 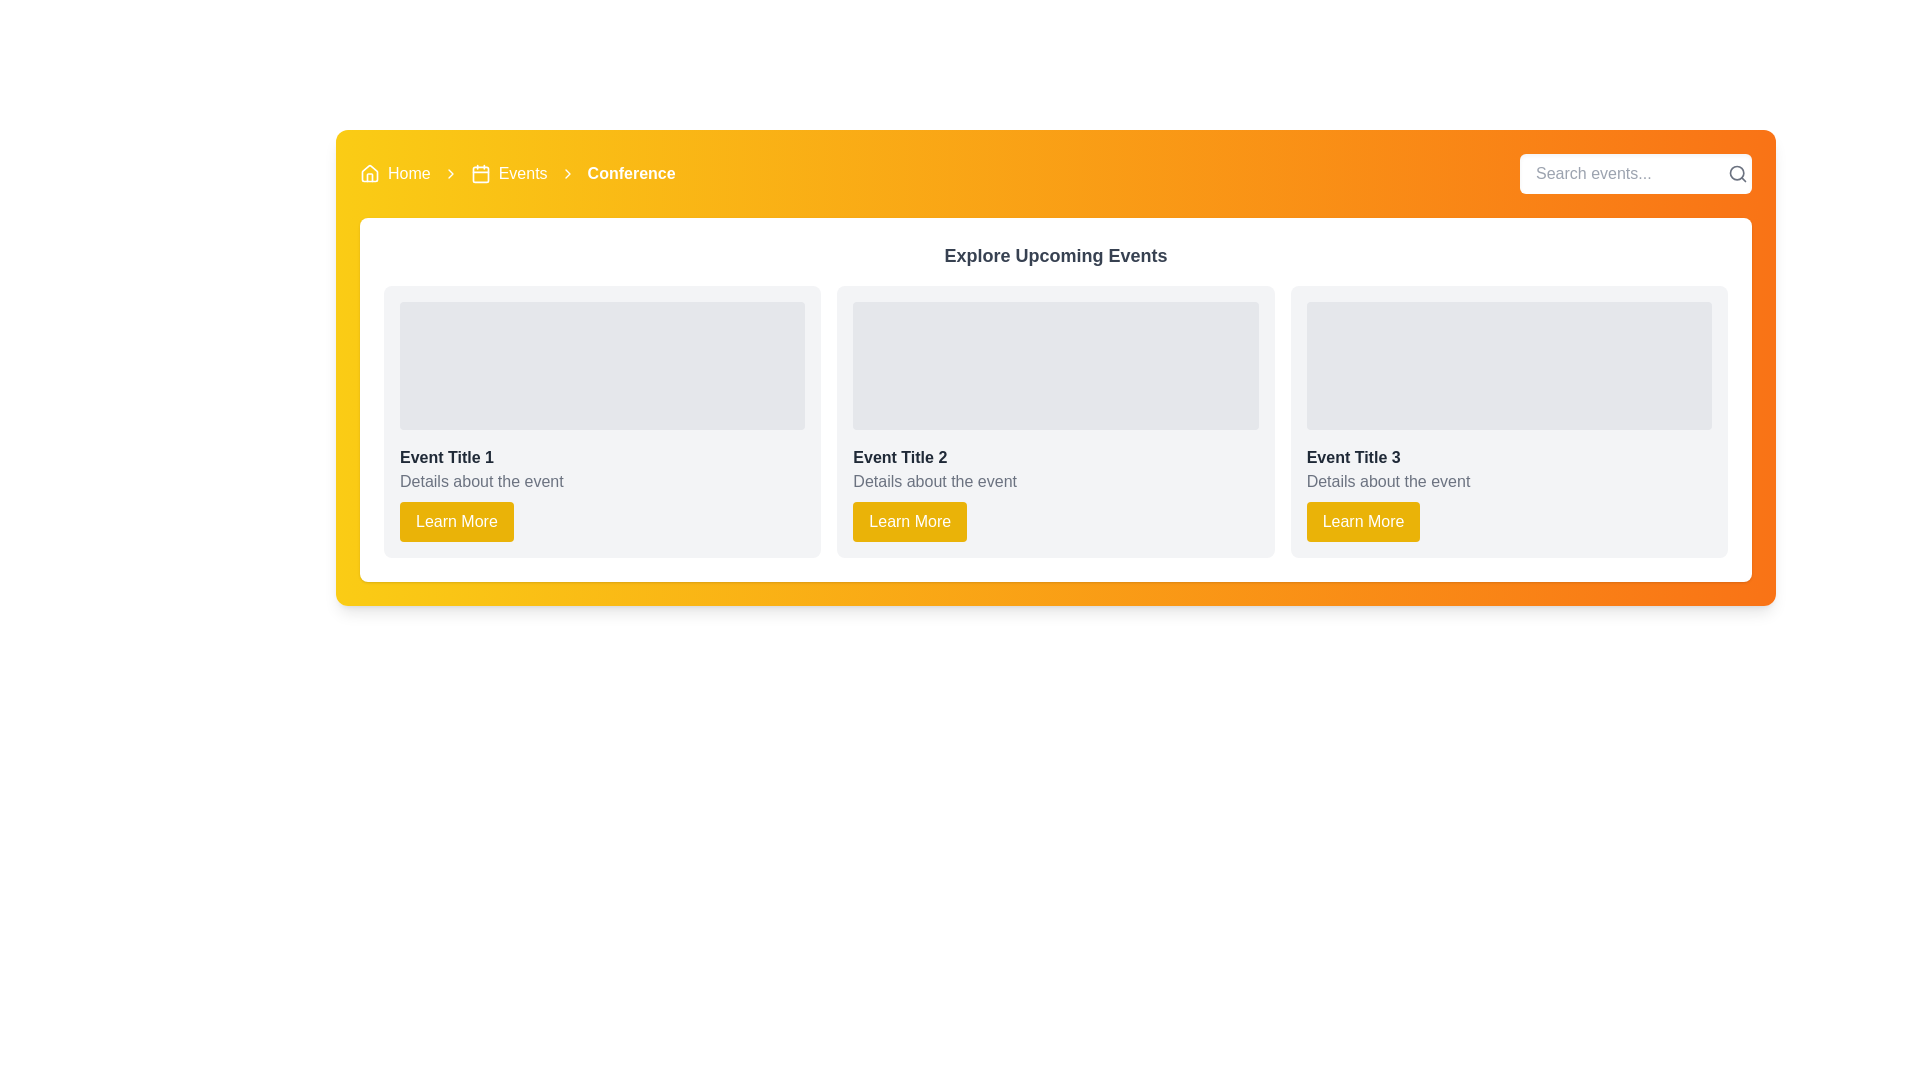 I want to click on the navigational link labeled 'Events' which features a calendar icon and is styled with white text on a yellow background, located between 'Home' and 'Conference' in the breadcrumb navigation bar, so click(x=509, y=172).